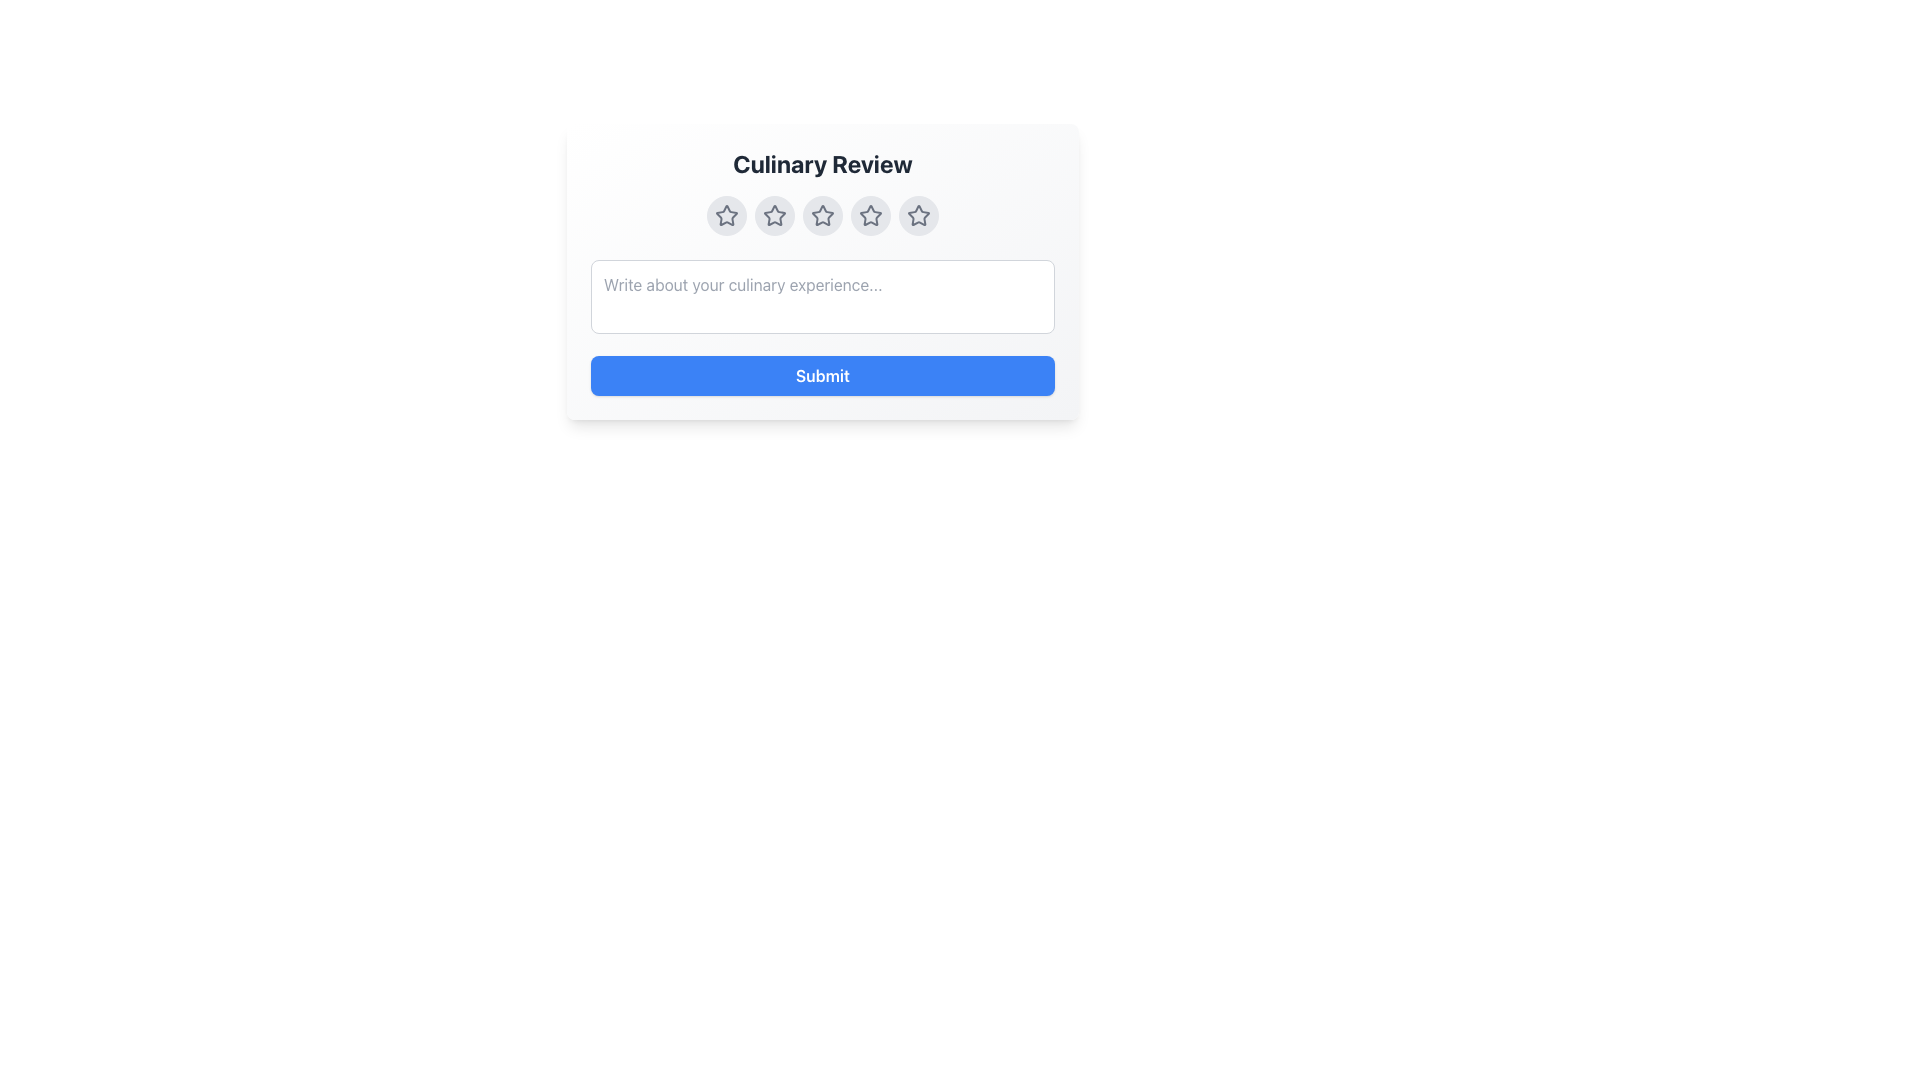 This screenshot has width=1920, height=1080. What do you see at coordinates (725, 216) in the screenshot?
I see `the first star rating button` at bounding box center [725, 216].